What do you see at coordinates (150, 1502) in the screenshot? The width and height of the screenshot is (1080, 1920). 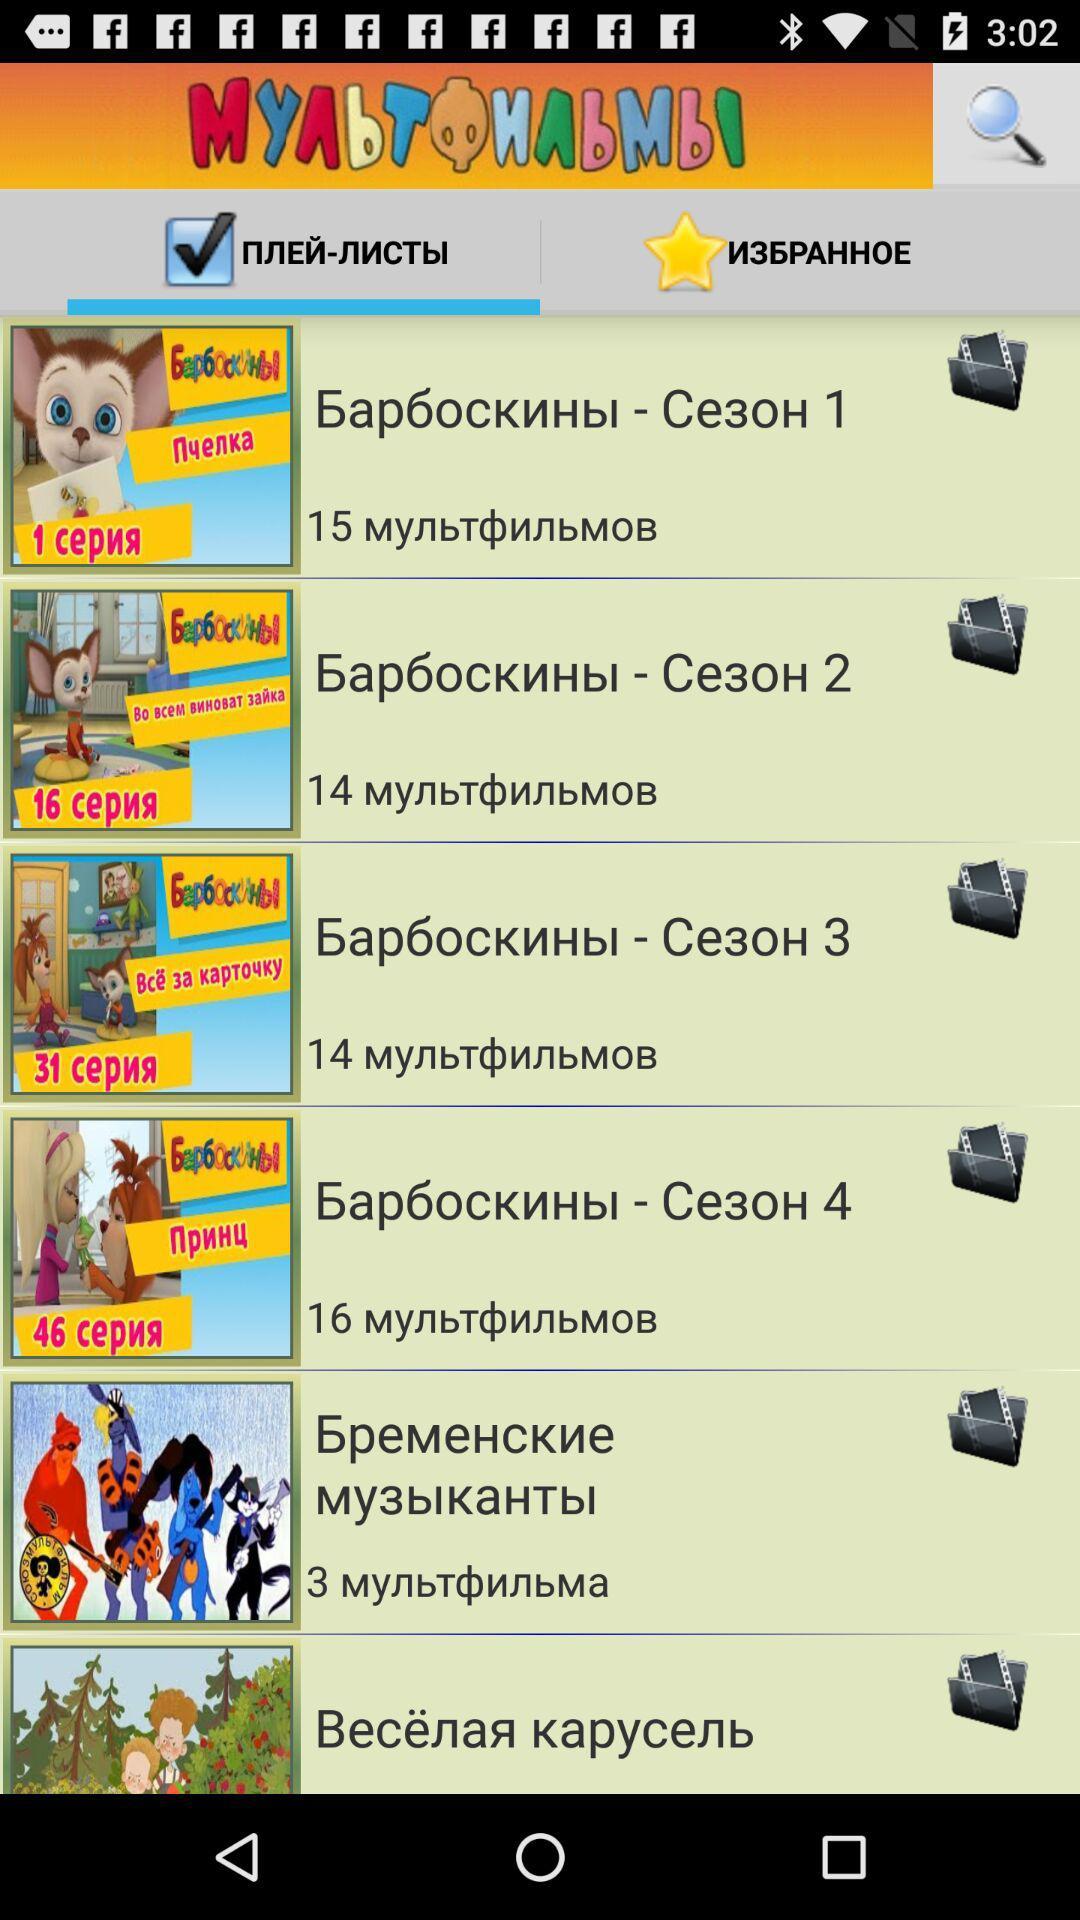 I see `left of fifth option` at bounding box center [150, 1502].